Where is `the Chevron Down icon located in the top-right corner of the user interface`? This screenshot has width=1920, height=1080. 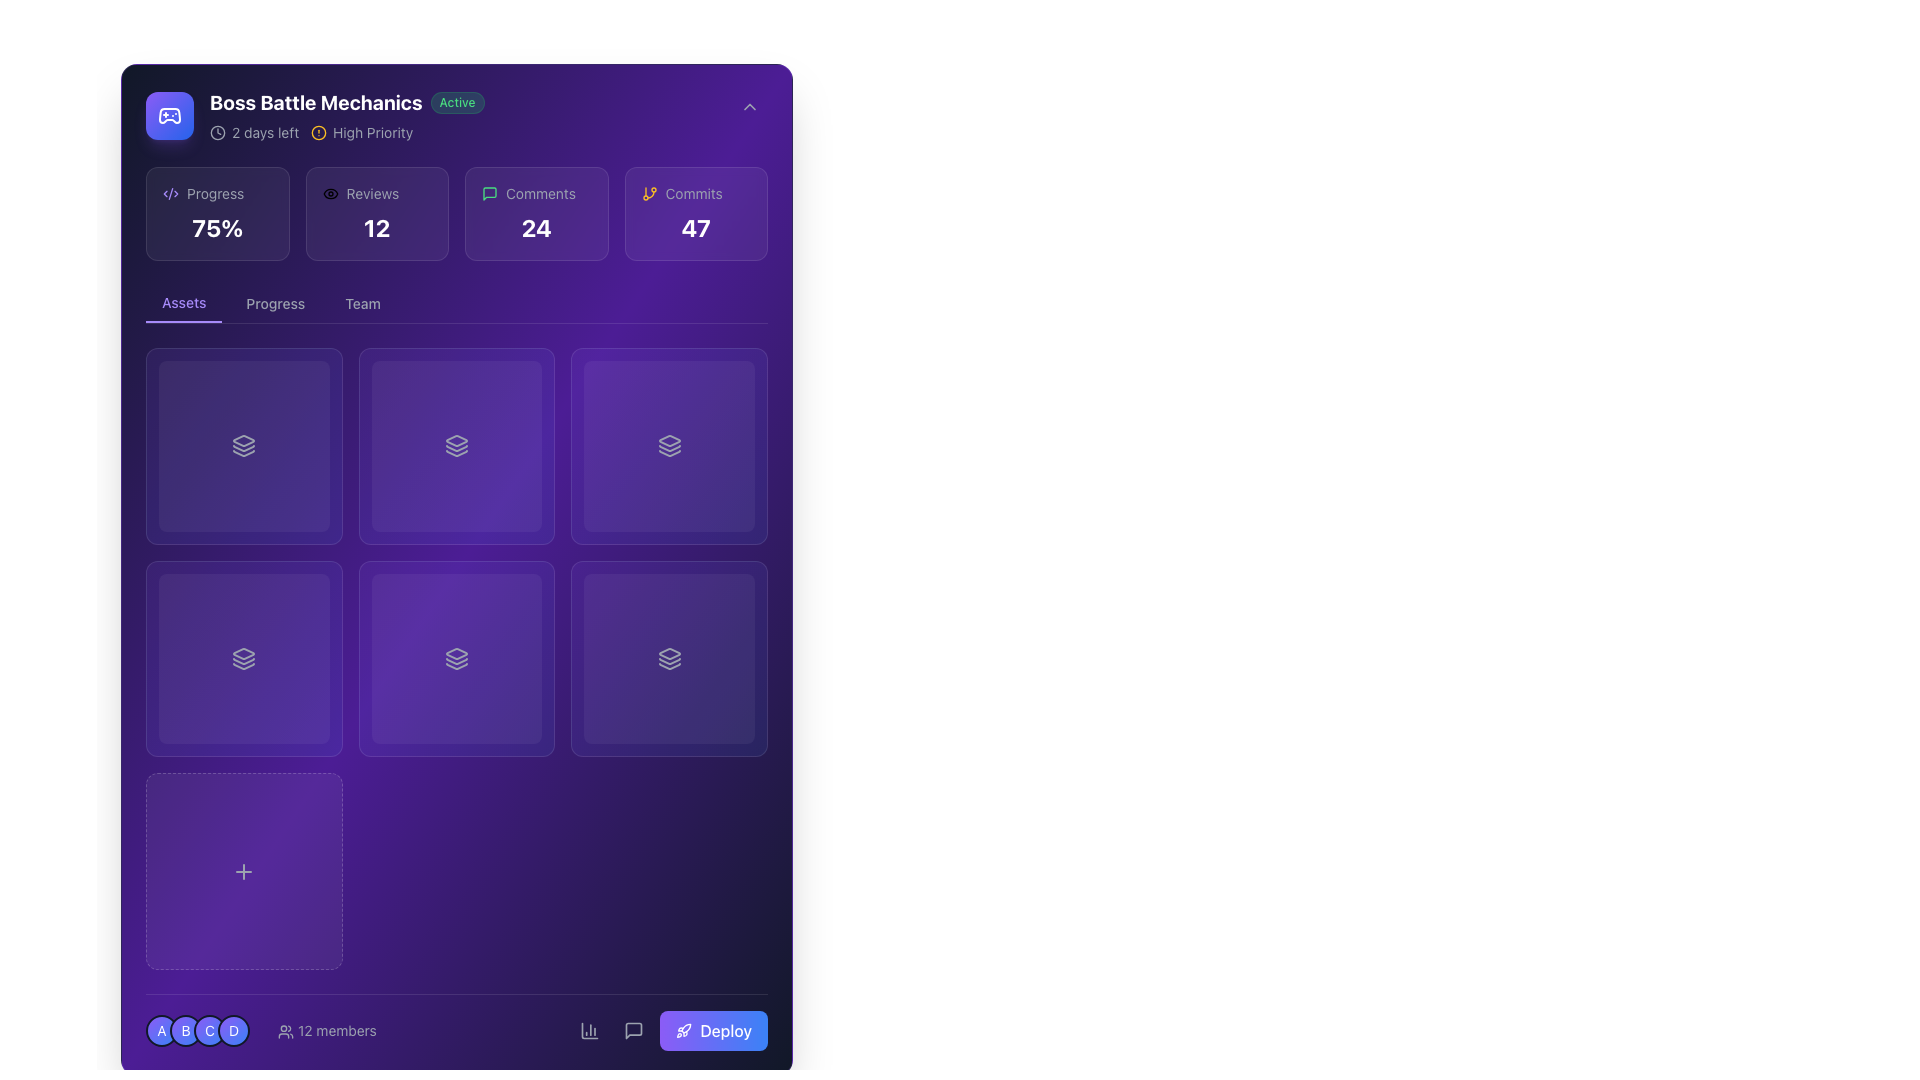
the Chevron Down icon located in the top-right corner of the user interface is located at coordinates (748, 107).